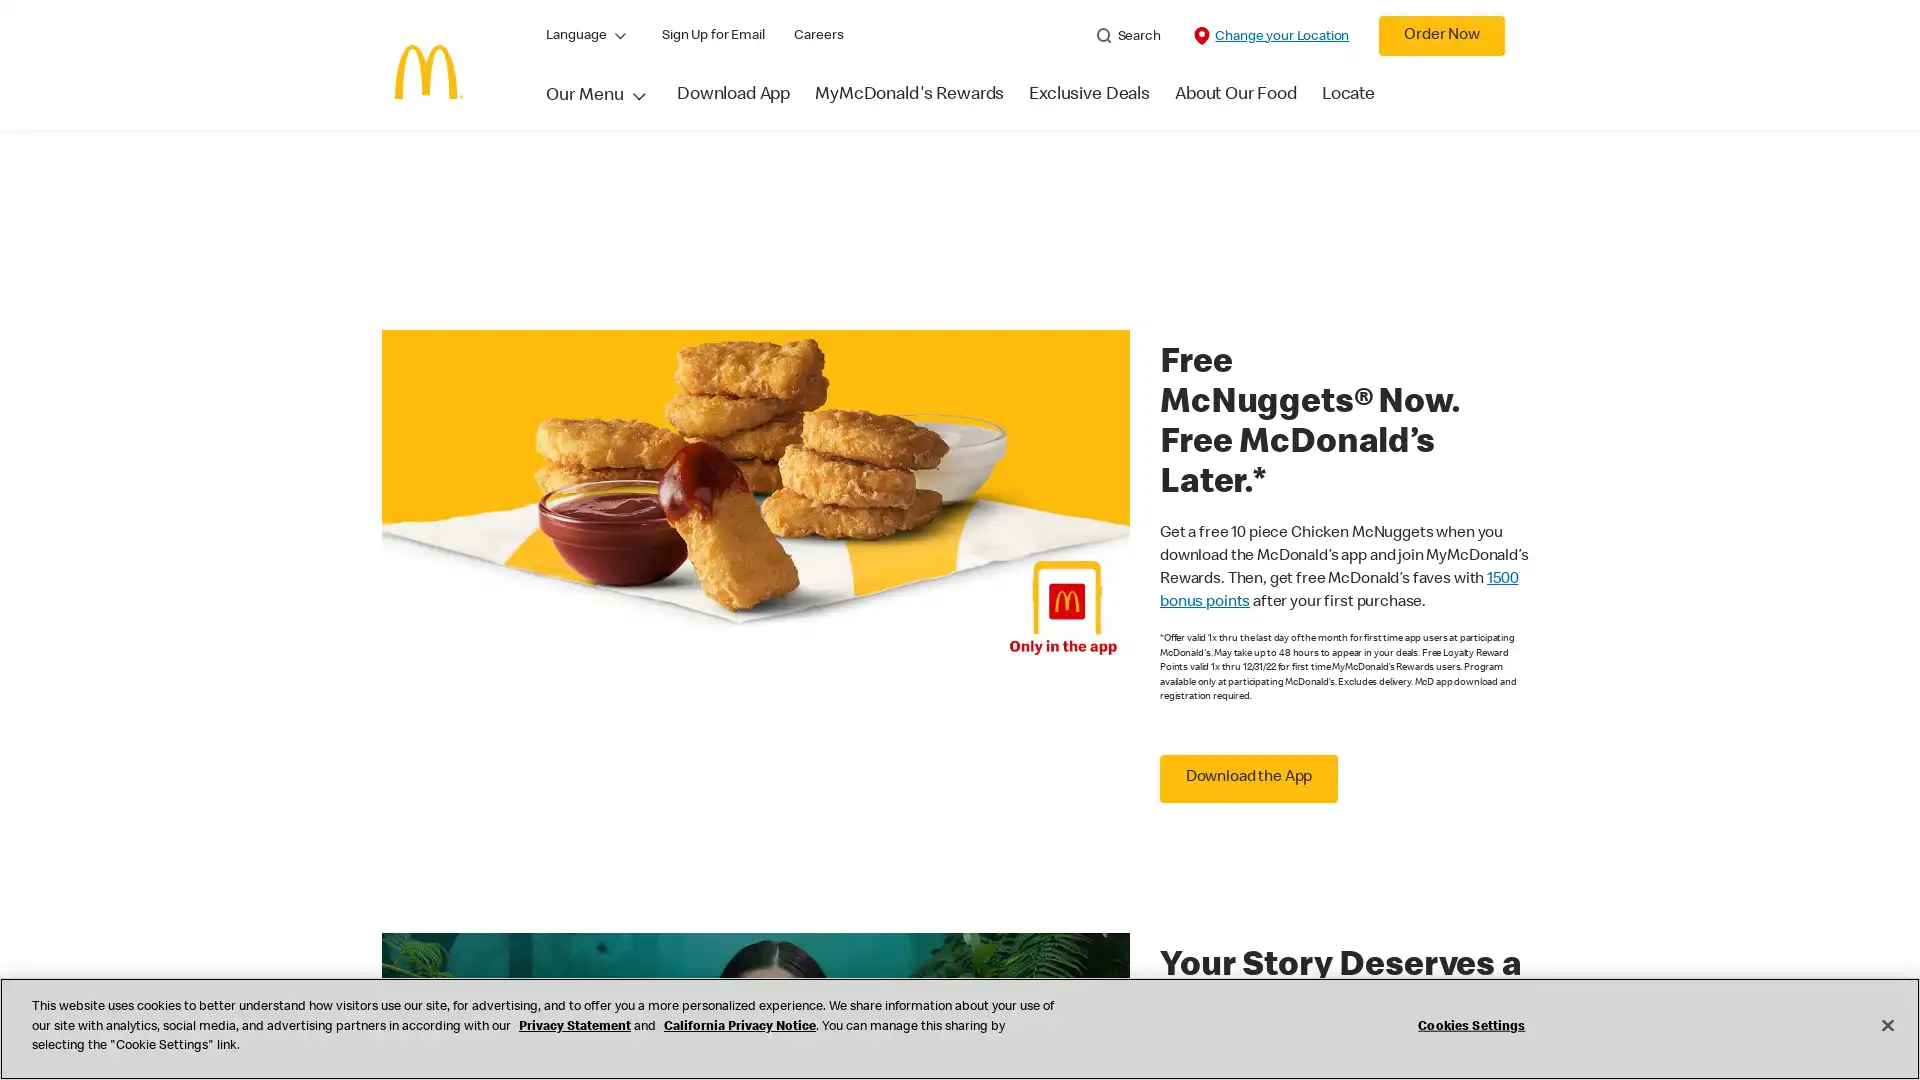 Image resolution: width=1920 pixels, height=1080 pixels. Describe the element at coordinates (1471, 1026) in the screenshot. I see `Cookies Settings` at that location.